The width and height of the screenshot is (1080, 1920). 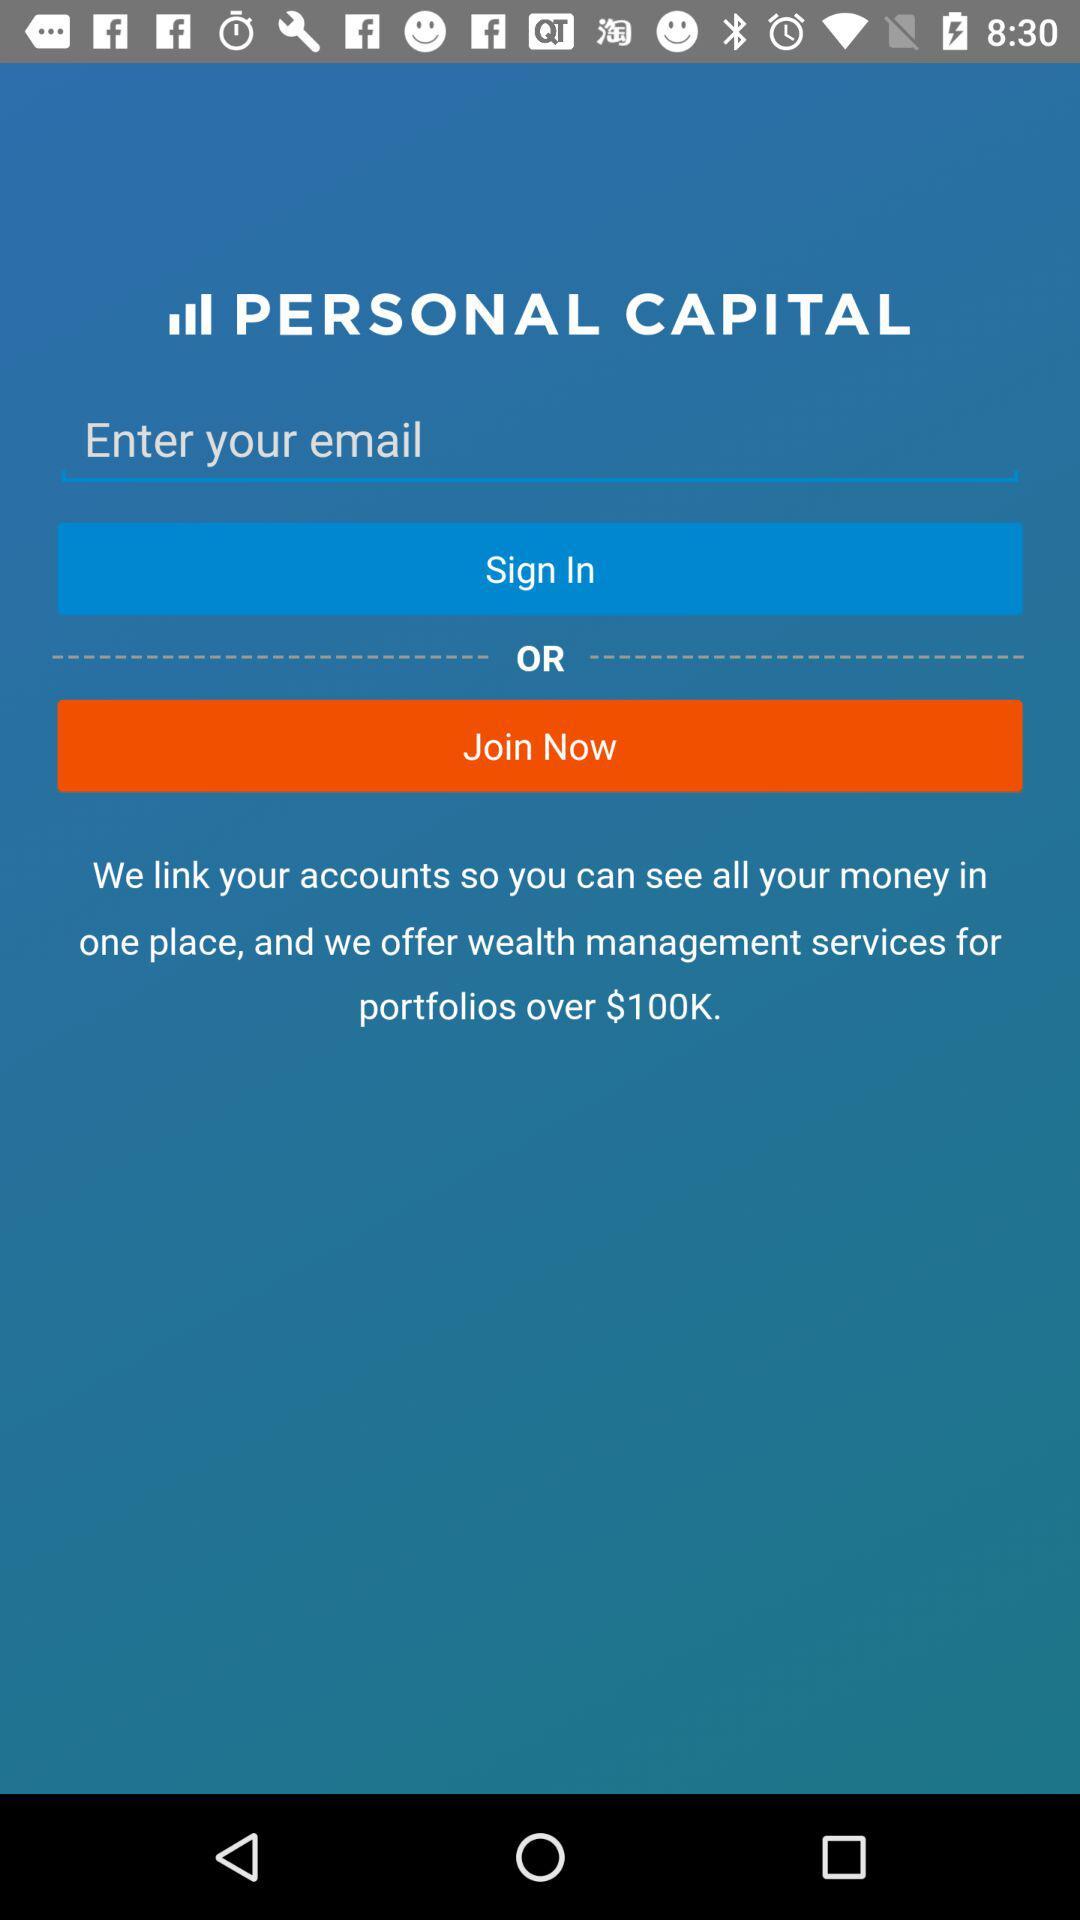 I want to click on sign in icon, so click(x=540, y=567).